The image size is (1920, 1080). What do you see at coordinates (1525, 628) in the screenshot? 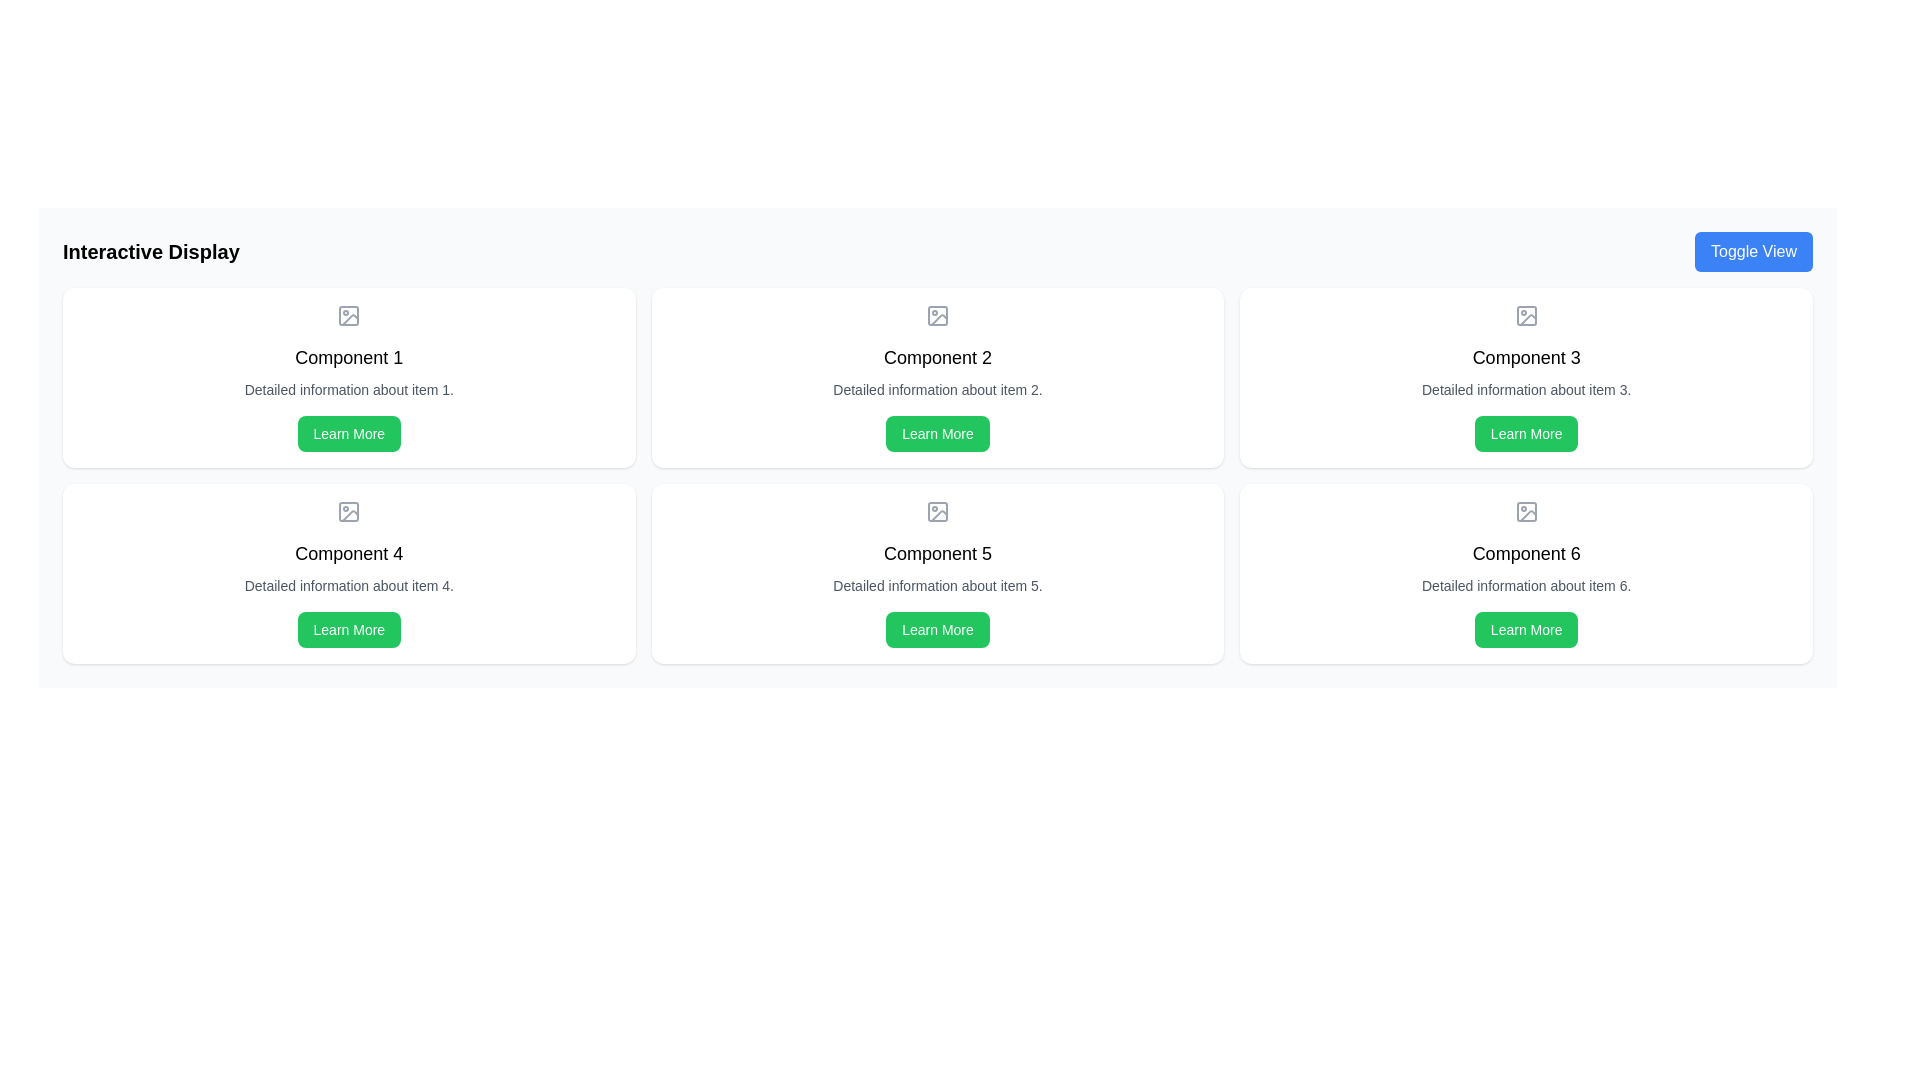
I see `the button located at the bottom of Component 6, beneath the text 'Detailed information about item 6'` at bounding box center [1525, 628].